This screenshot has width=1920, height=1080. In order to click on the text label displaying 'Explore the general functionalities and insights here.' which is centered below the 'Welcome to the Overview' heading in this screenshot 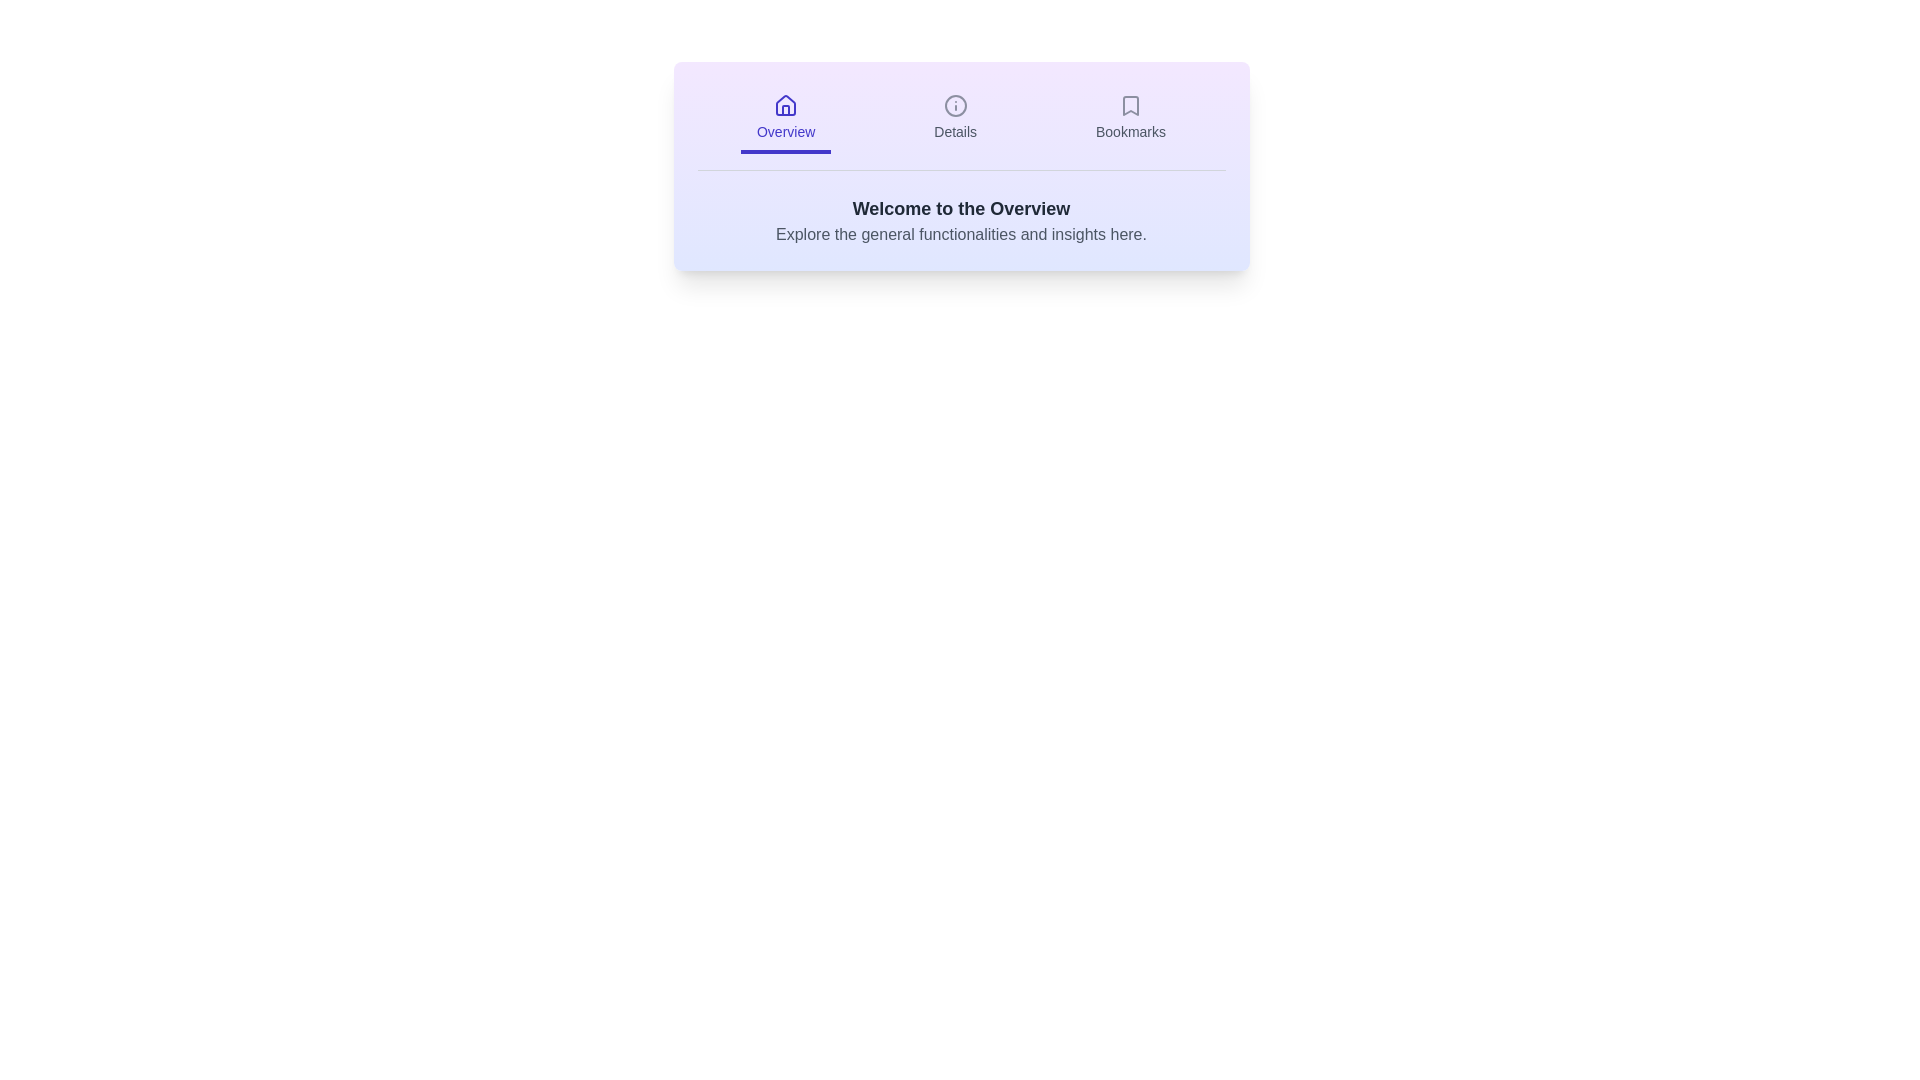, I will do `click(961, 234)`.